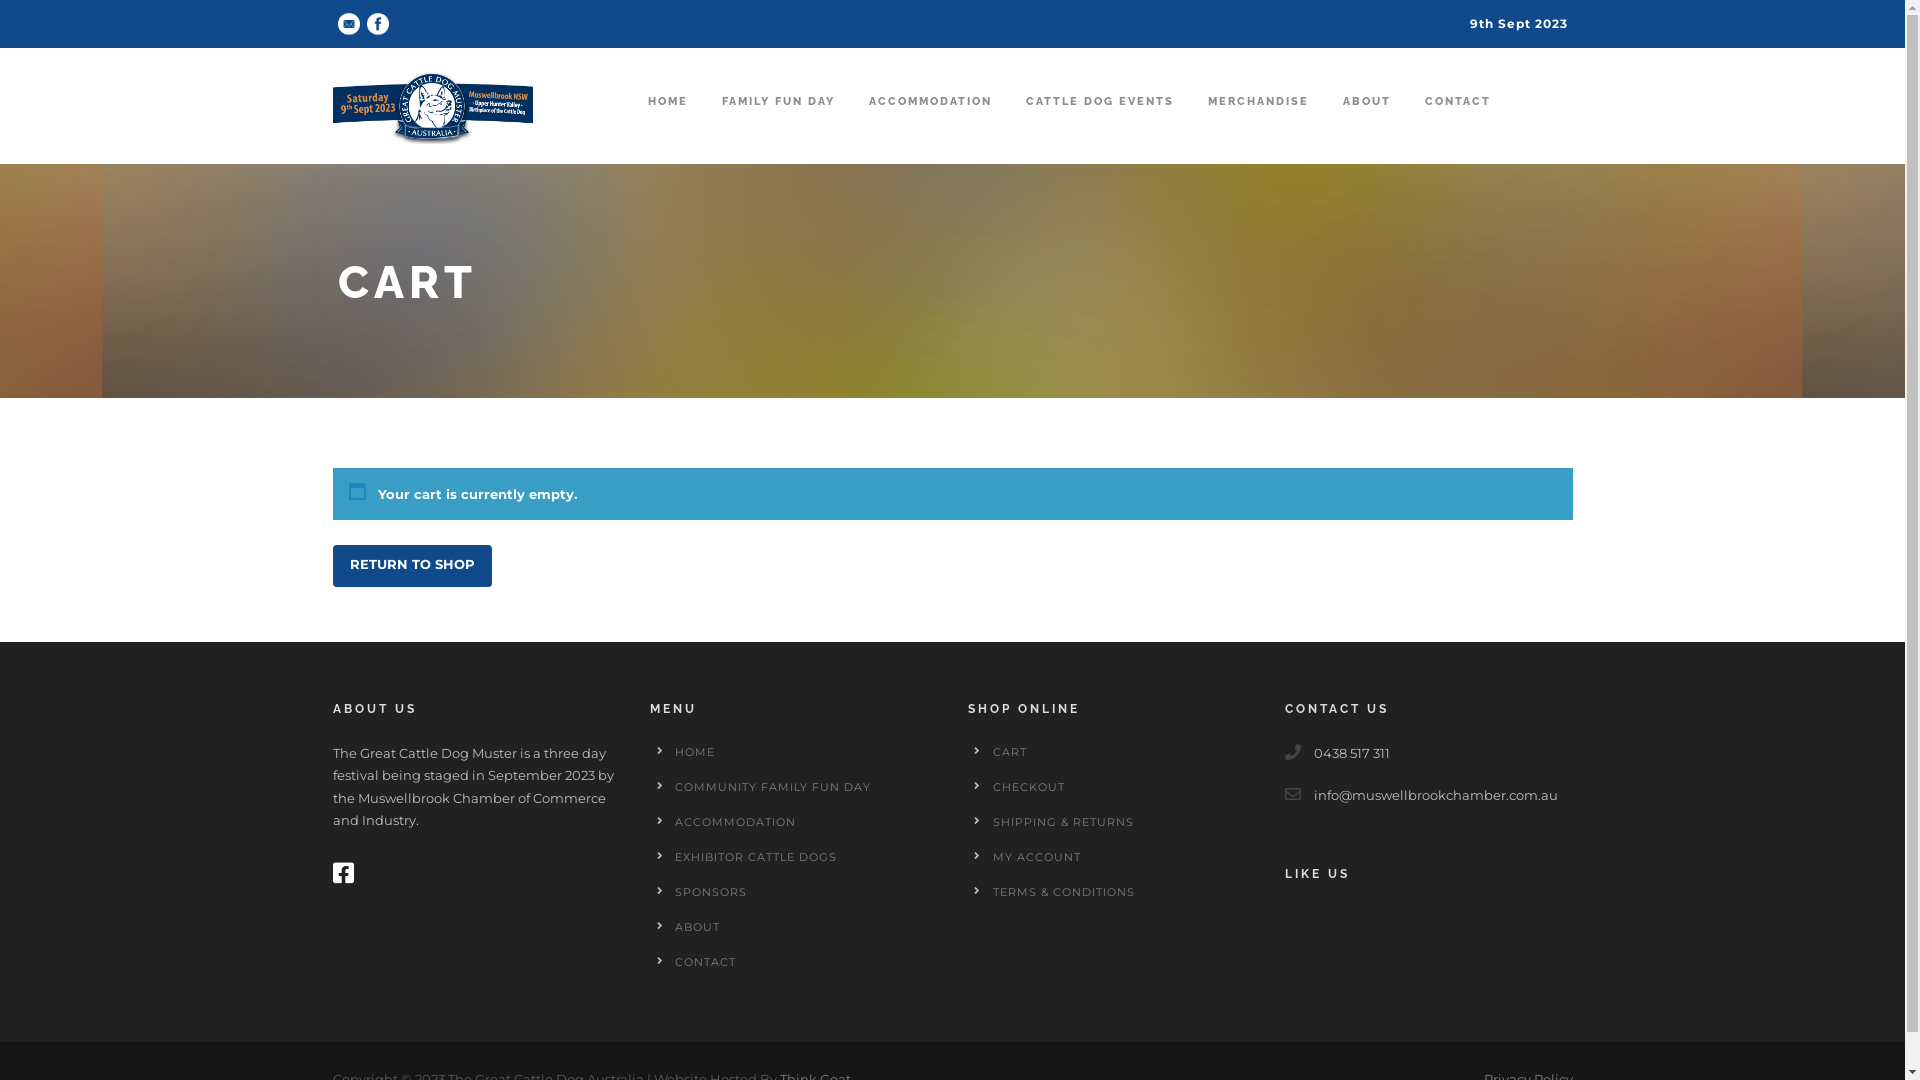 Image resolution: width=1920 pixels, height=1080 pixels. I want to click on 'HOME', so click(675, 752).